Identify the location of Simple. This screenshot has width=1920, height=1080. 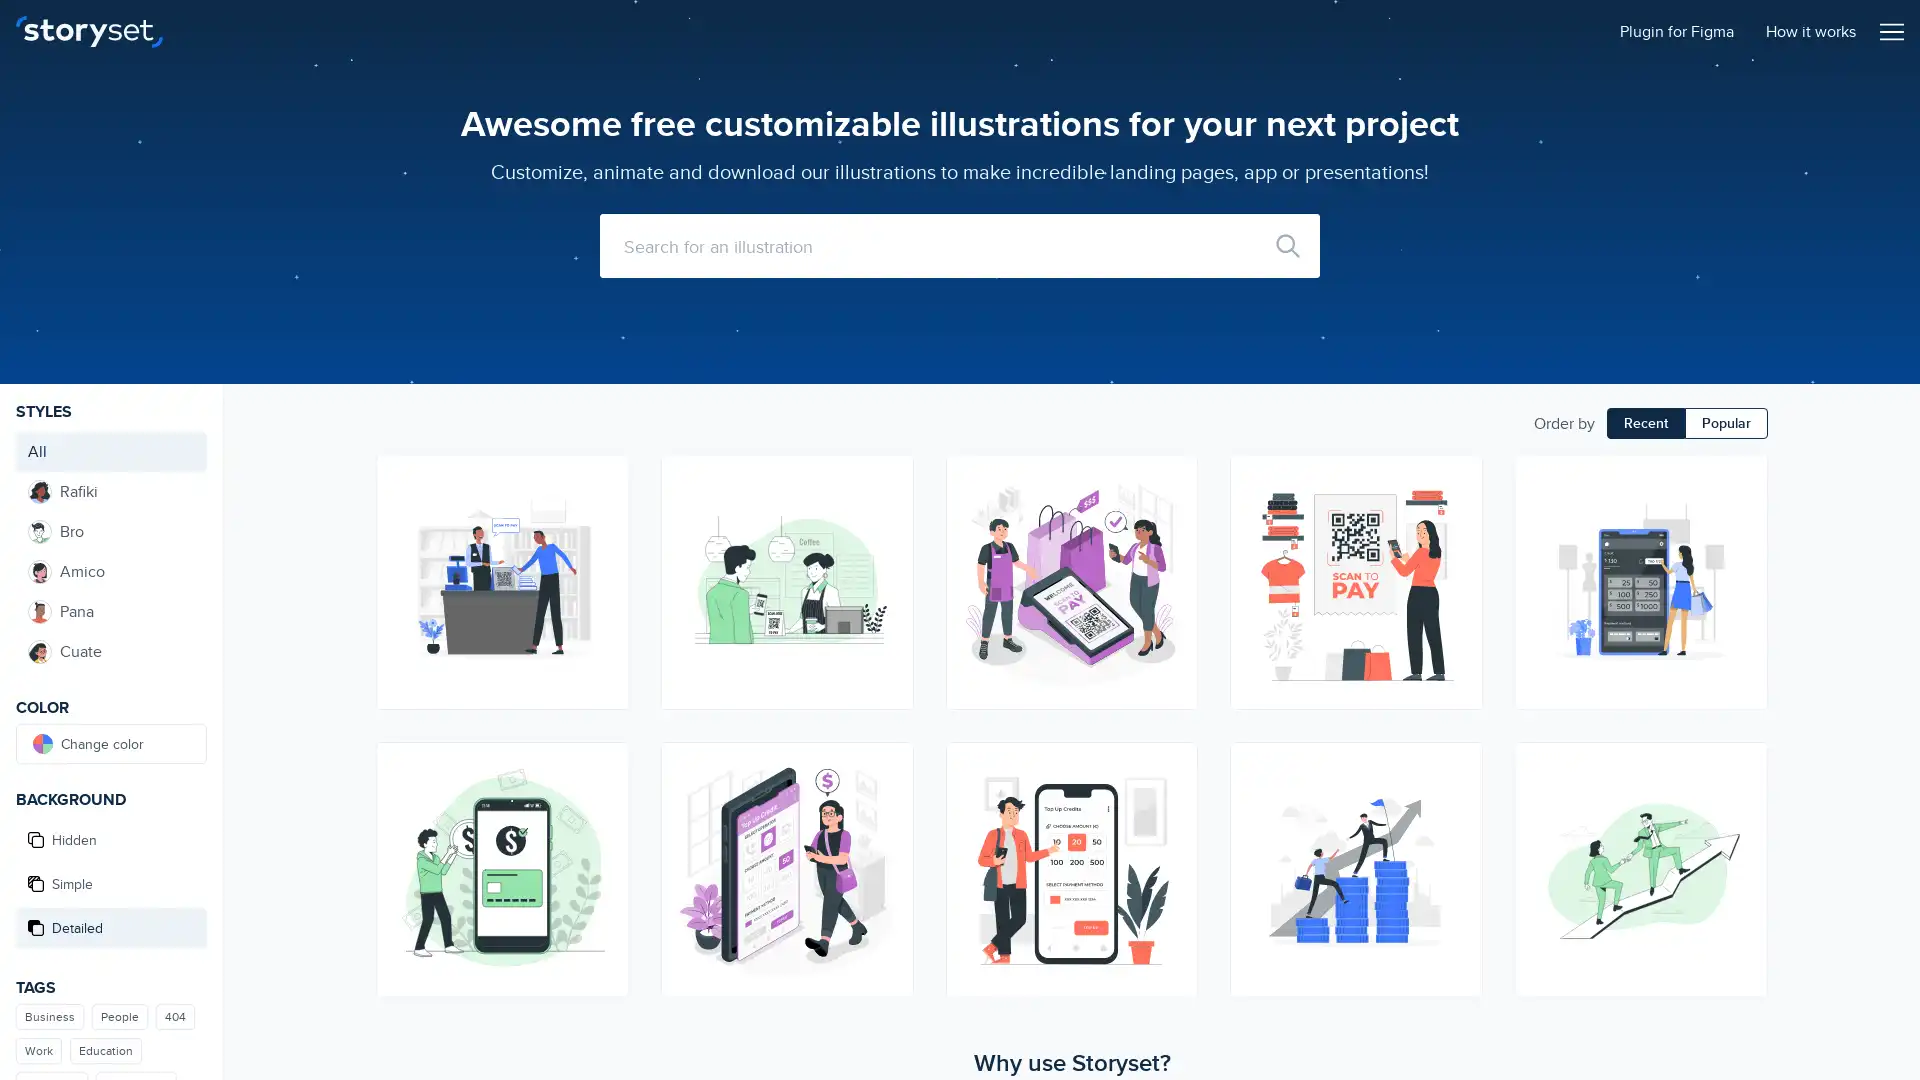
(110, 882).